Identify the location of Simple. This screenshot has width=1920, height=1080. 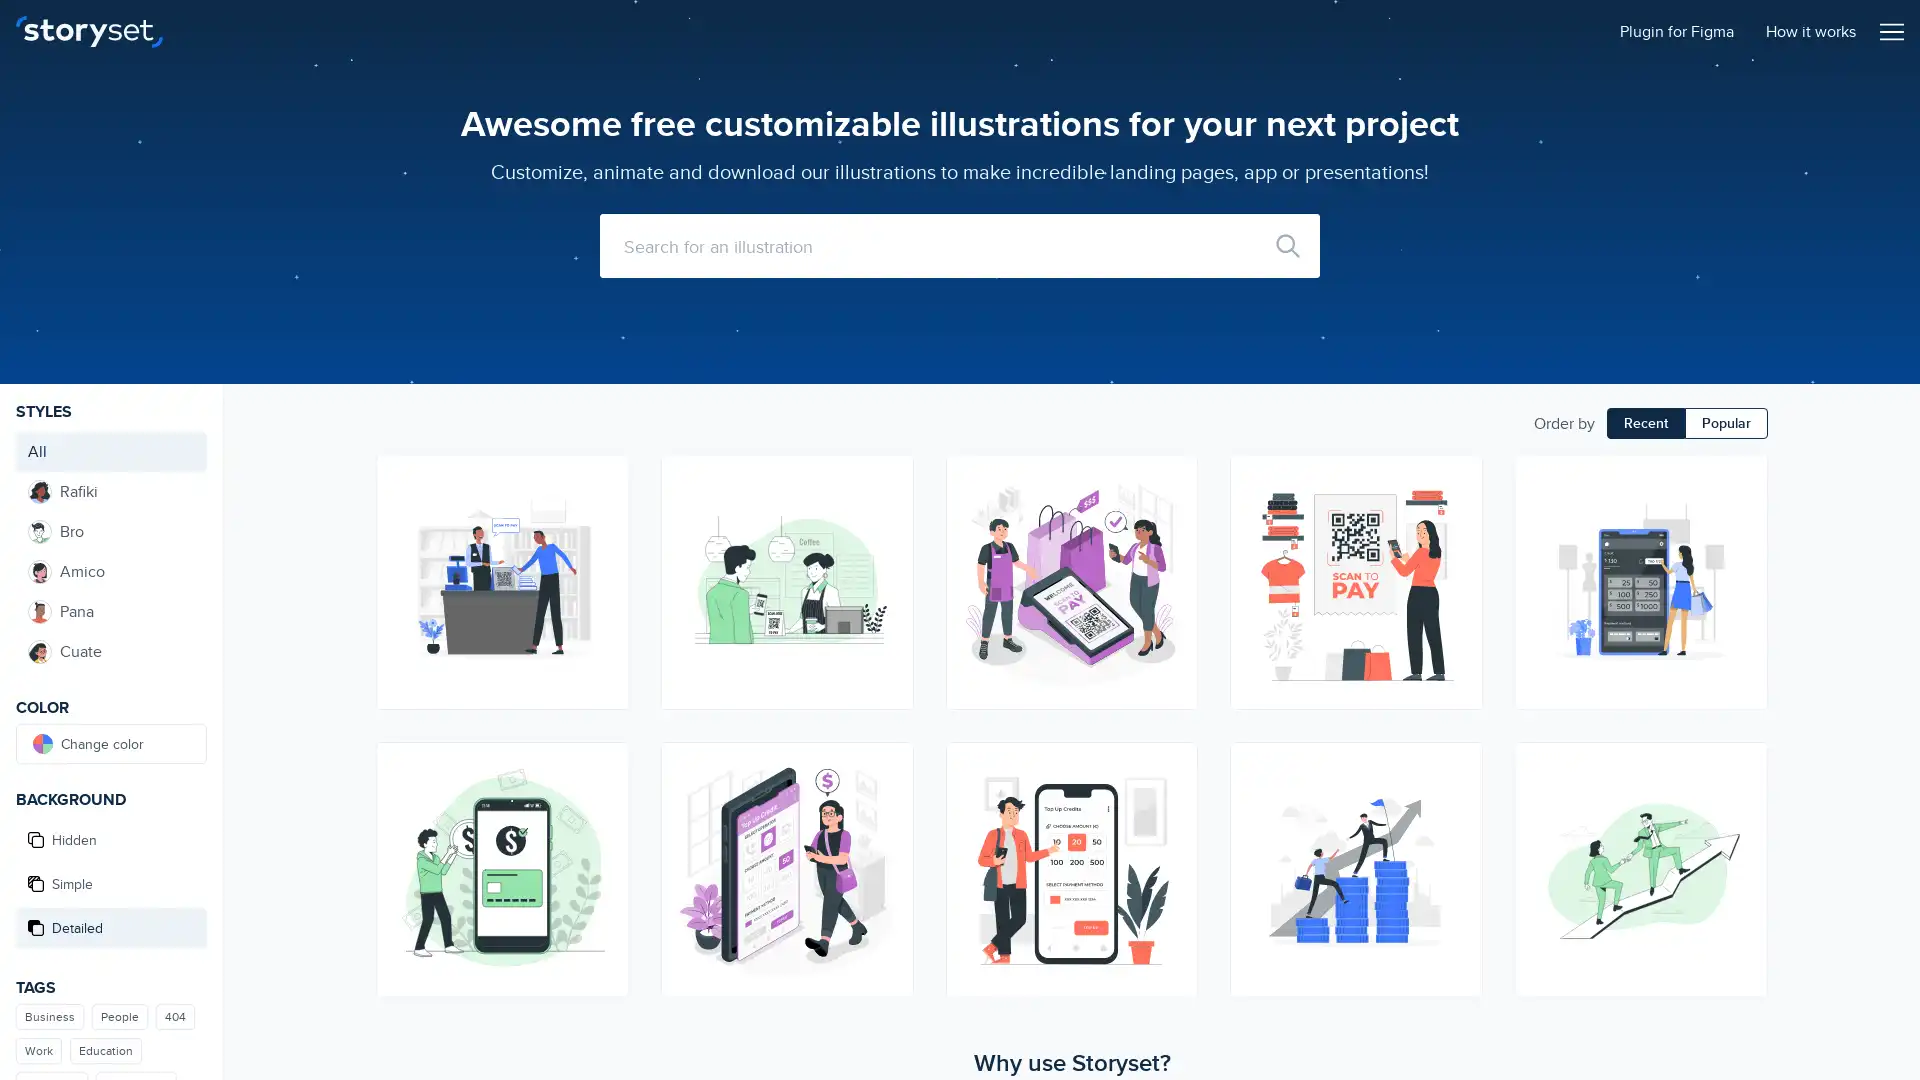
(110, 882).